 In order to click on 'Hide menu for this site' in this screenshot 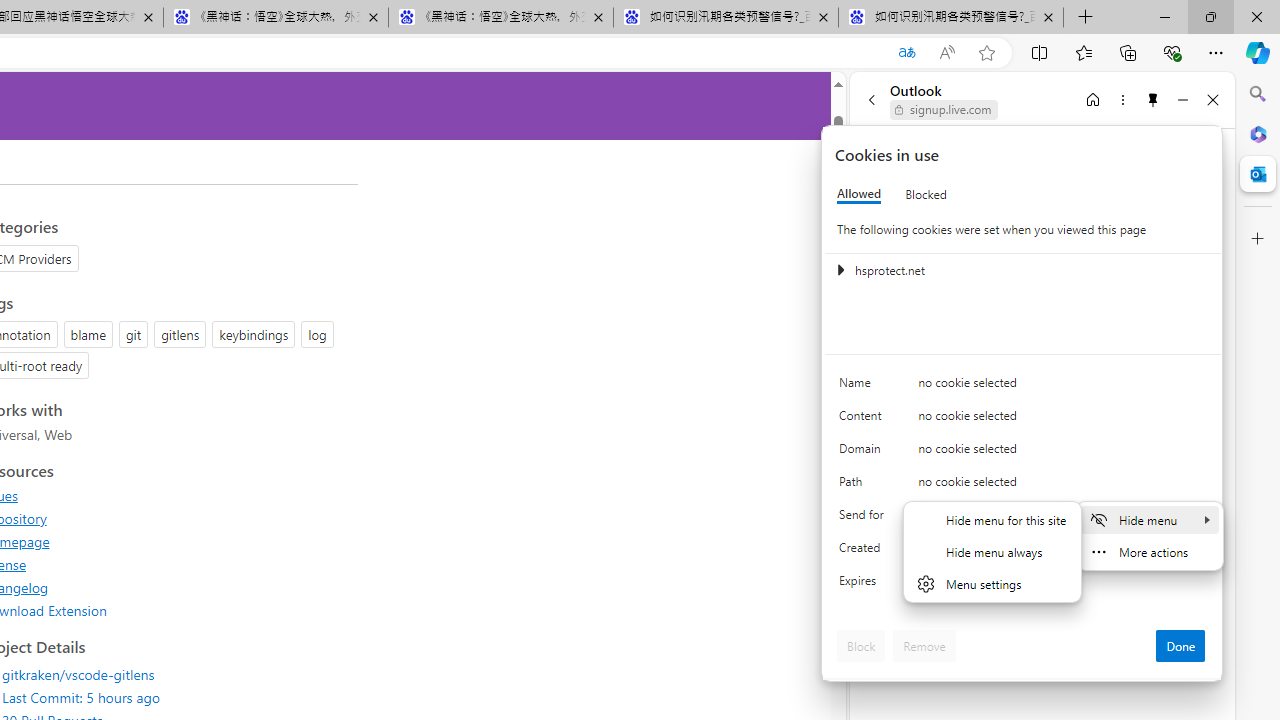, I will do `click(992, 518)`.